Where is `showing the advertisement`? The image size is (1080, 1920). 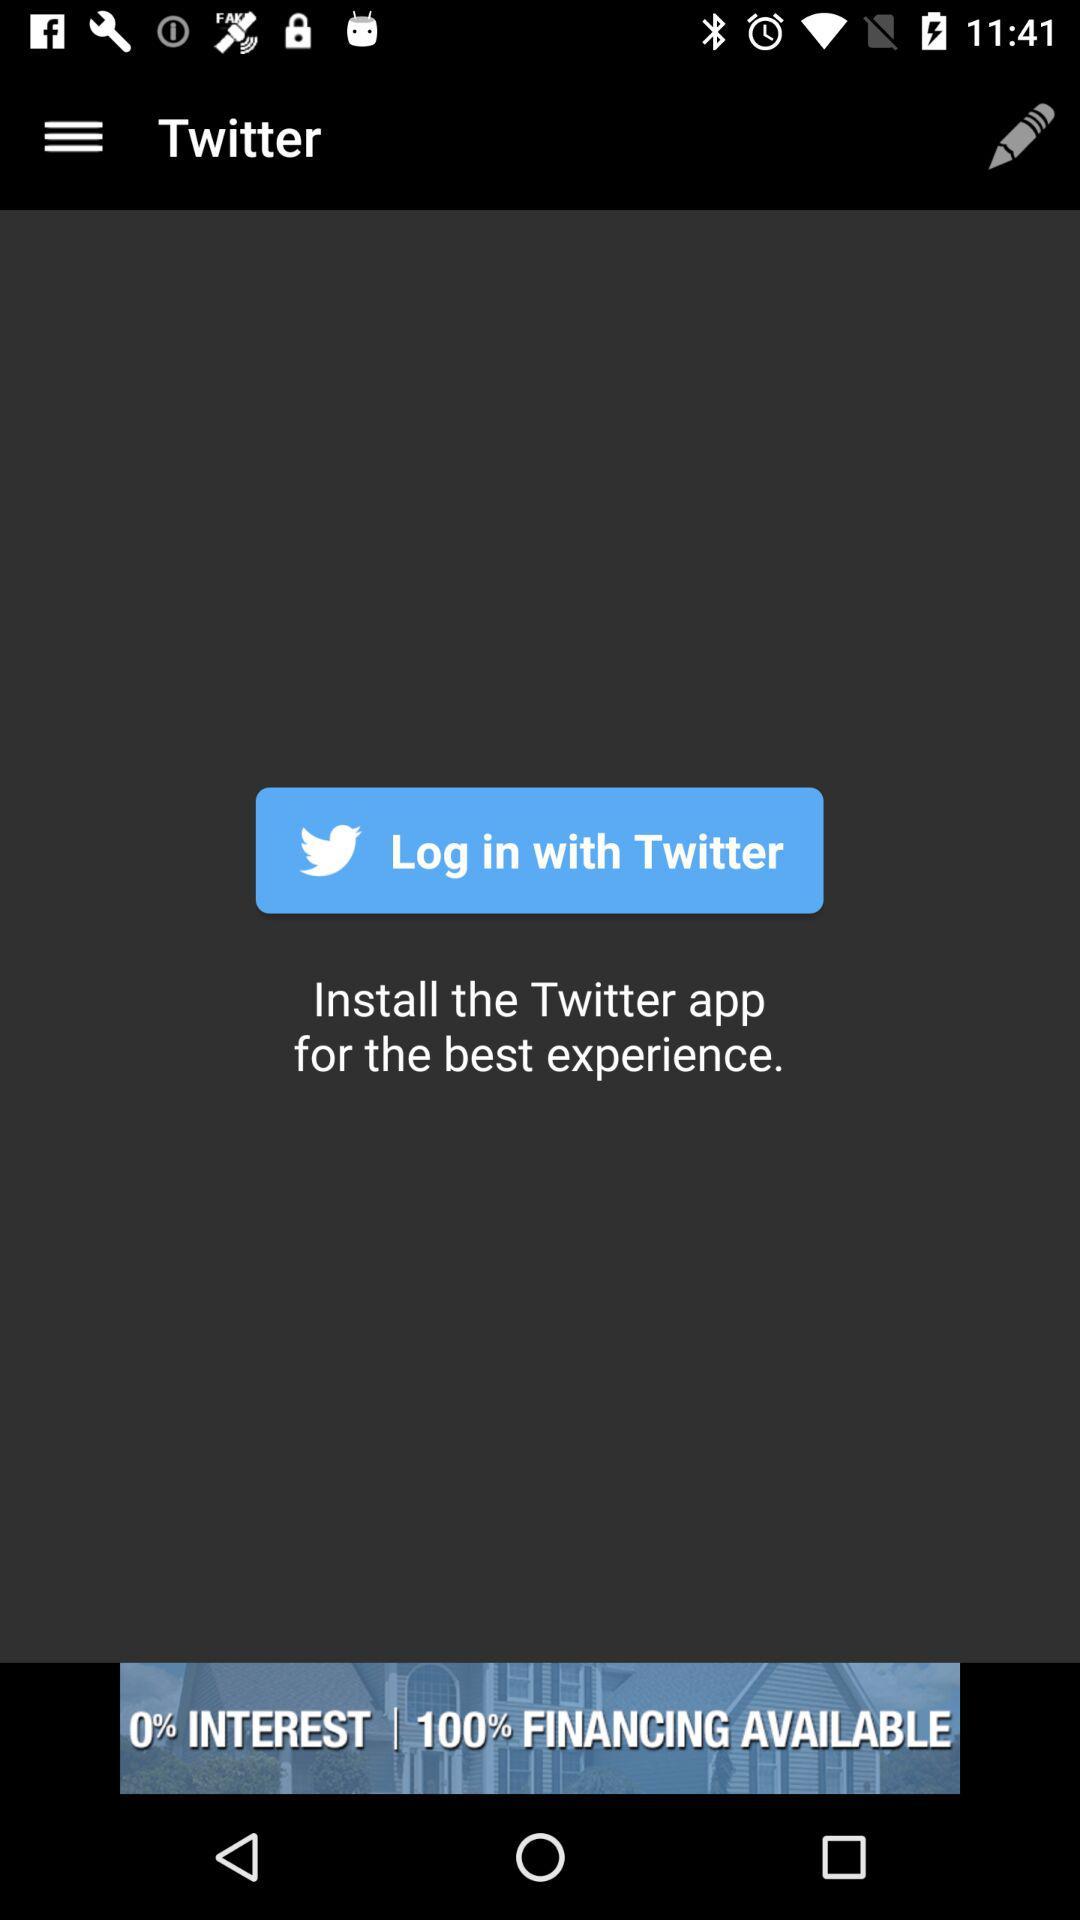 showing the advertisement is located at coordinates (540, 1727).